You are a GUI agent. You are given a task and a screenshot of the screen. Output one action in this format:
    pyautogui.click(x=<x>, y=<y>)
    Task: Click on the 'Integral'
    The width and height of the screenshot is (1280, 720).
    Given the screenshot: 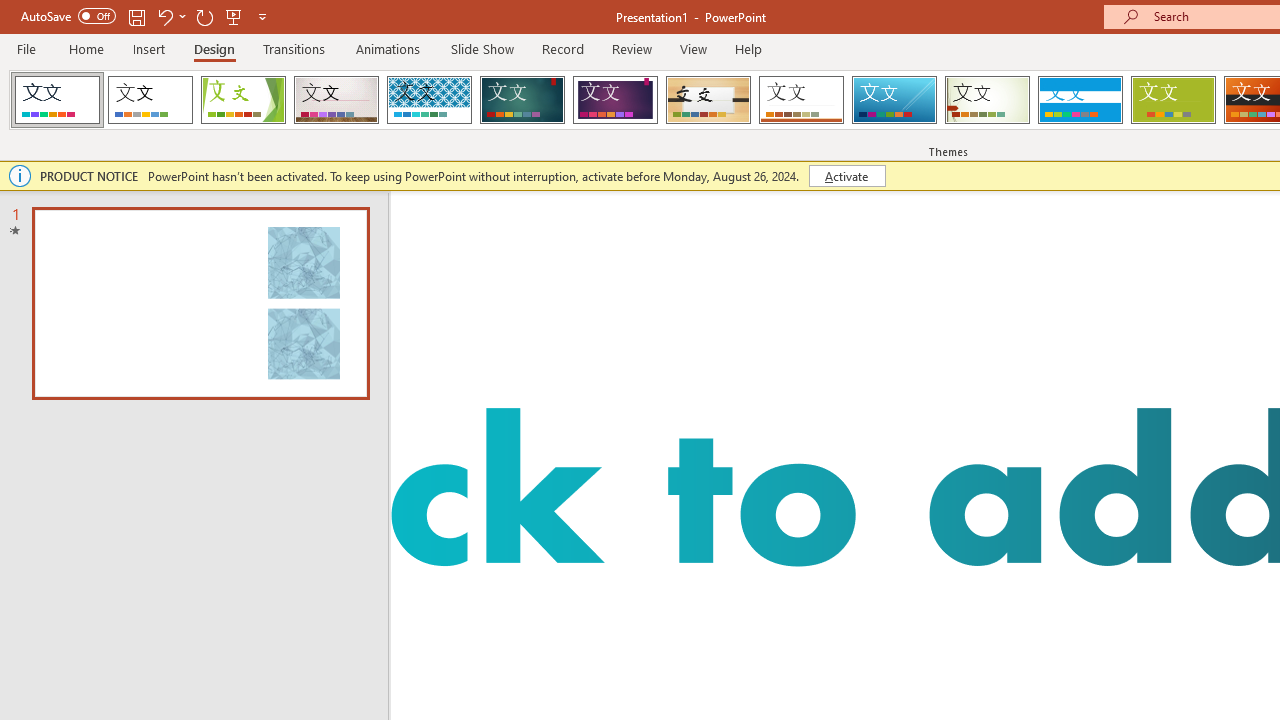 What is the action you would take?
    pyautogui.click(x=428, y=100)
    